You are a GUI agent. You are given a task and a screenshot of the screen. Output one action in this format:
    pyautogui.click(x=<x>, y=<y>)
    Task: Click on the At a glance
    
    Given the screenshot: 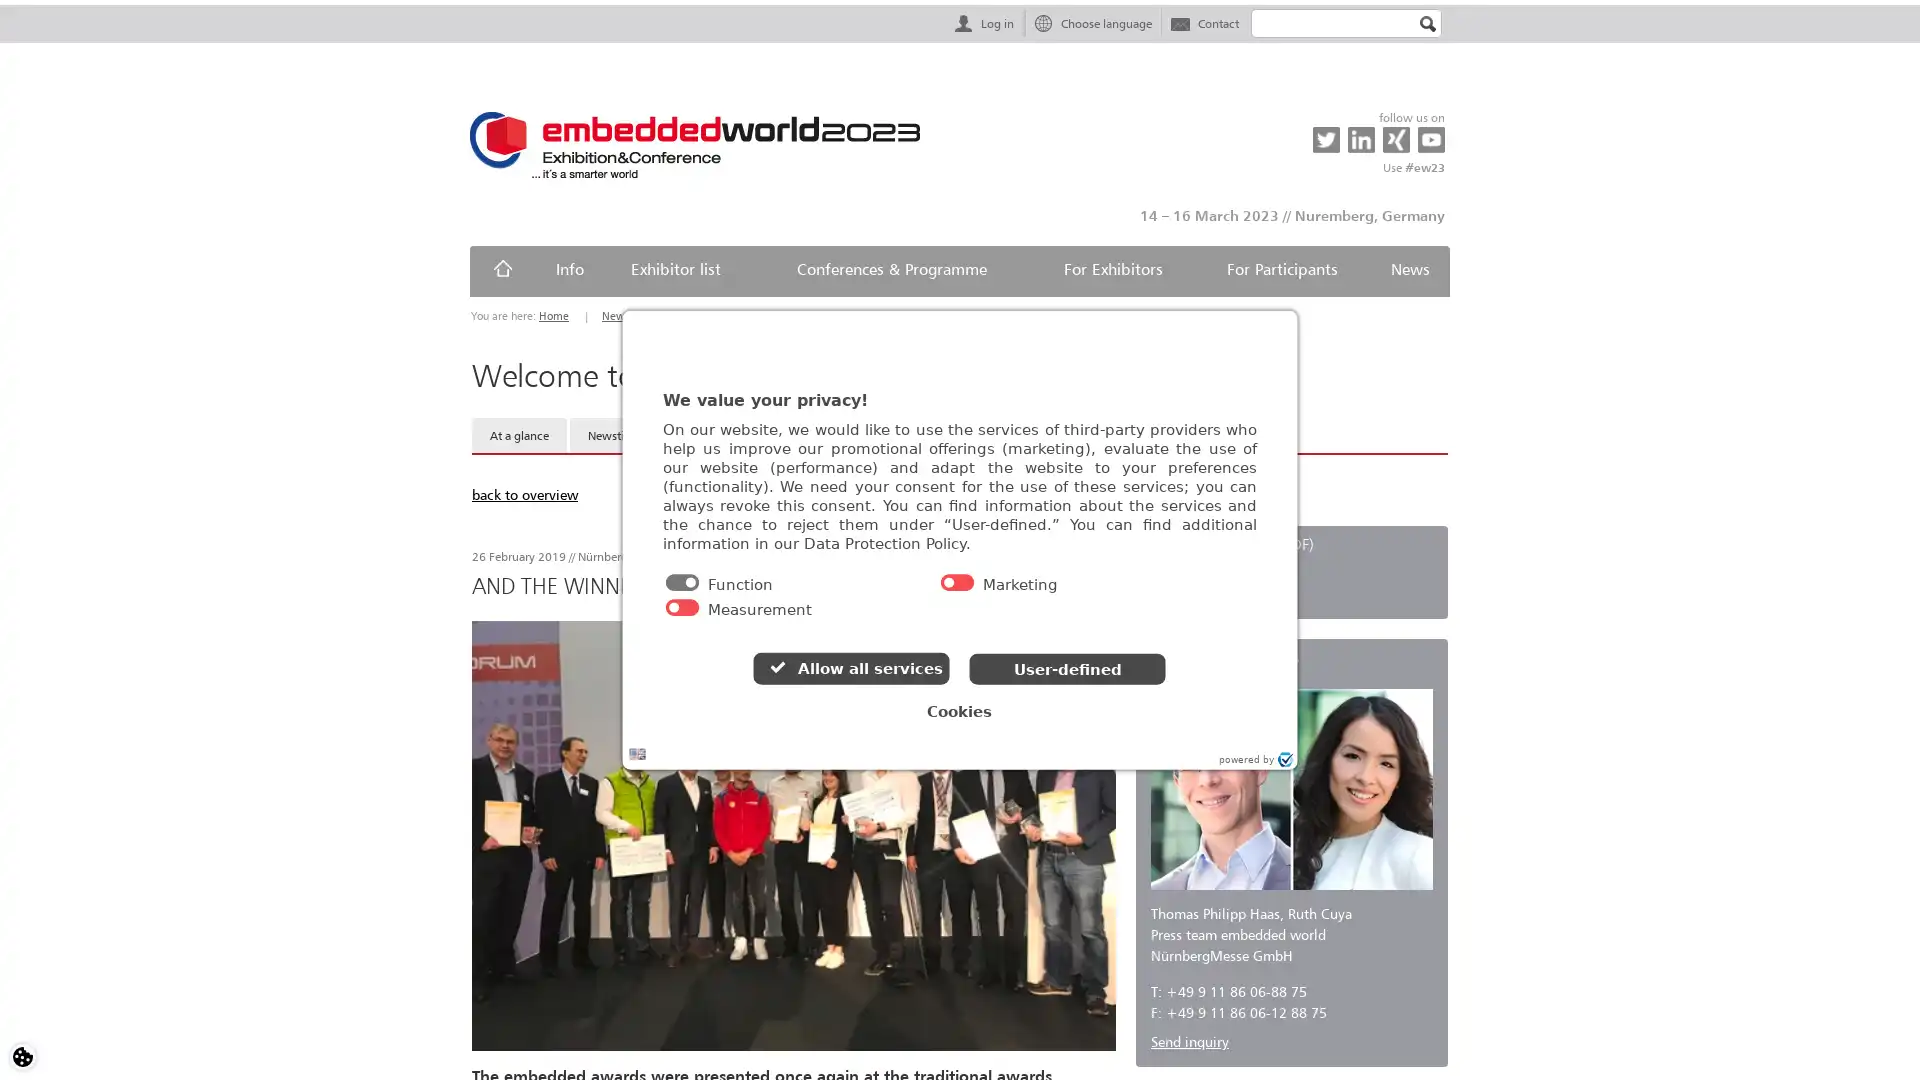 What is the action you would take?
    pyautogui.click(x=519, y=434)
    